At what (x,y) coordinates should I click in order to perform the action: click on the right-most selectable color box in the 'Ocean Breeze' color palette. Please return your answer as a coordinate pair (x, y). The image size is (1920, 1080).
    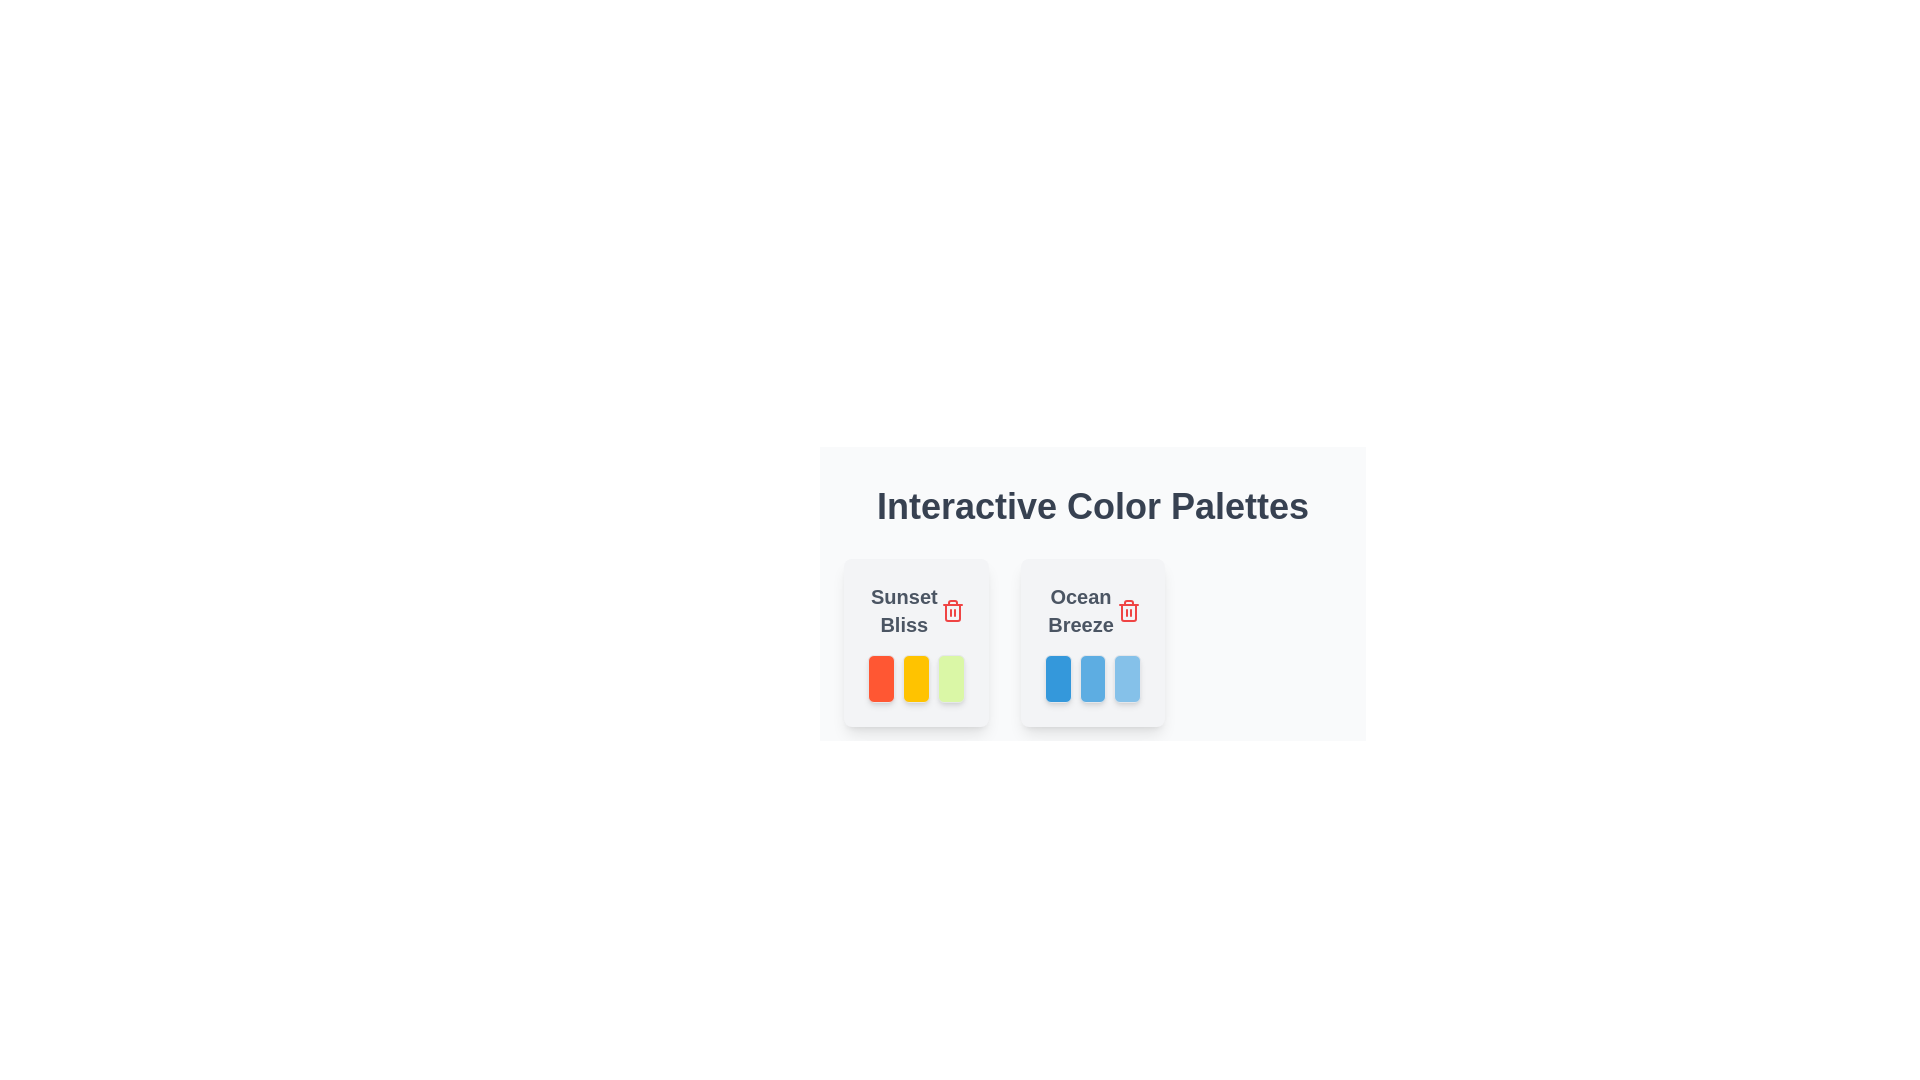
    Looking at the image, I should click on (1127, 677).